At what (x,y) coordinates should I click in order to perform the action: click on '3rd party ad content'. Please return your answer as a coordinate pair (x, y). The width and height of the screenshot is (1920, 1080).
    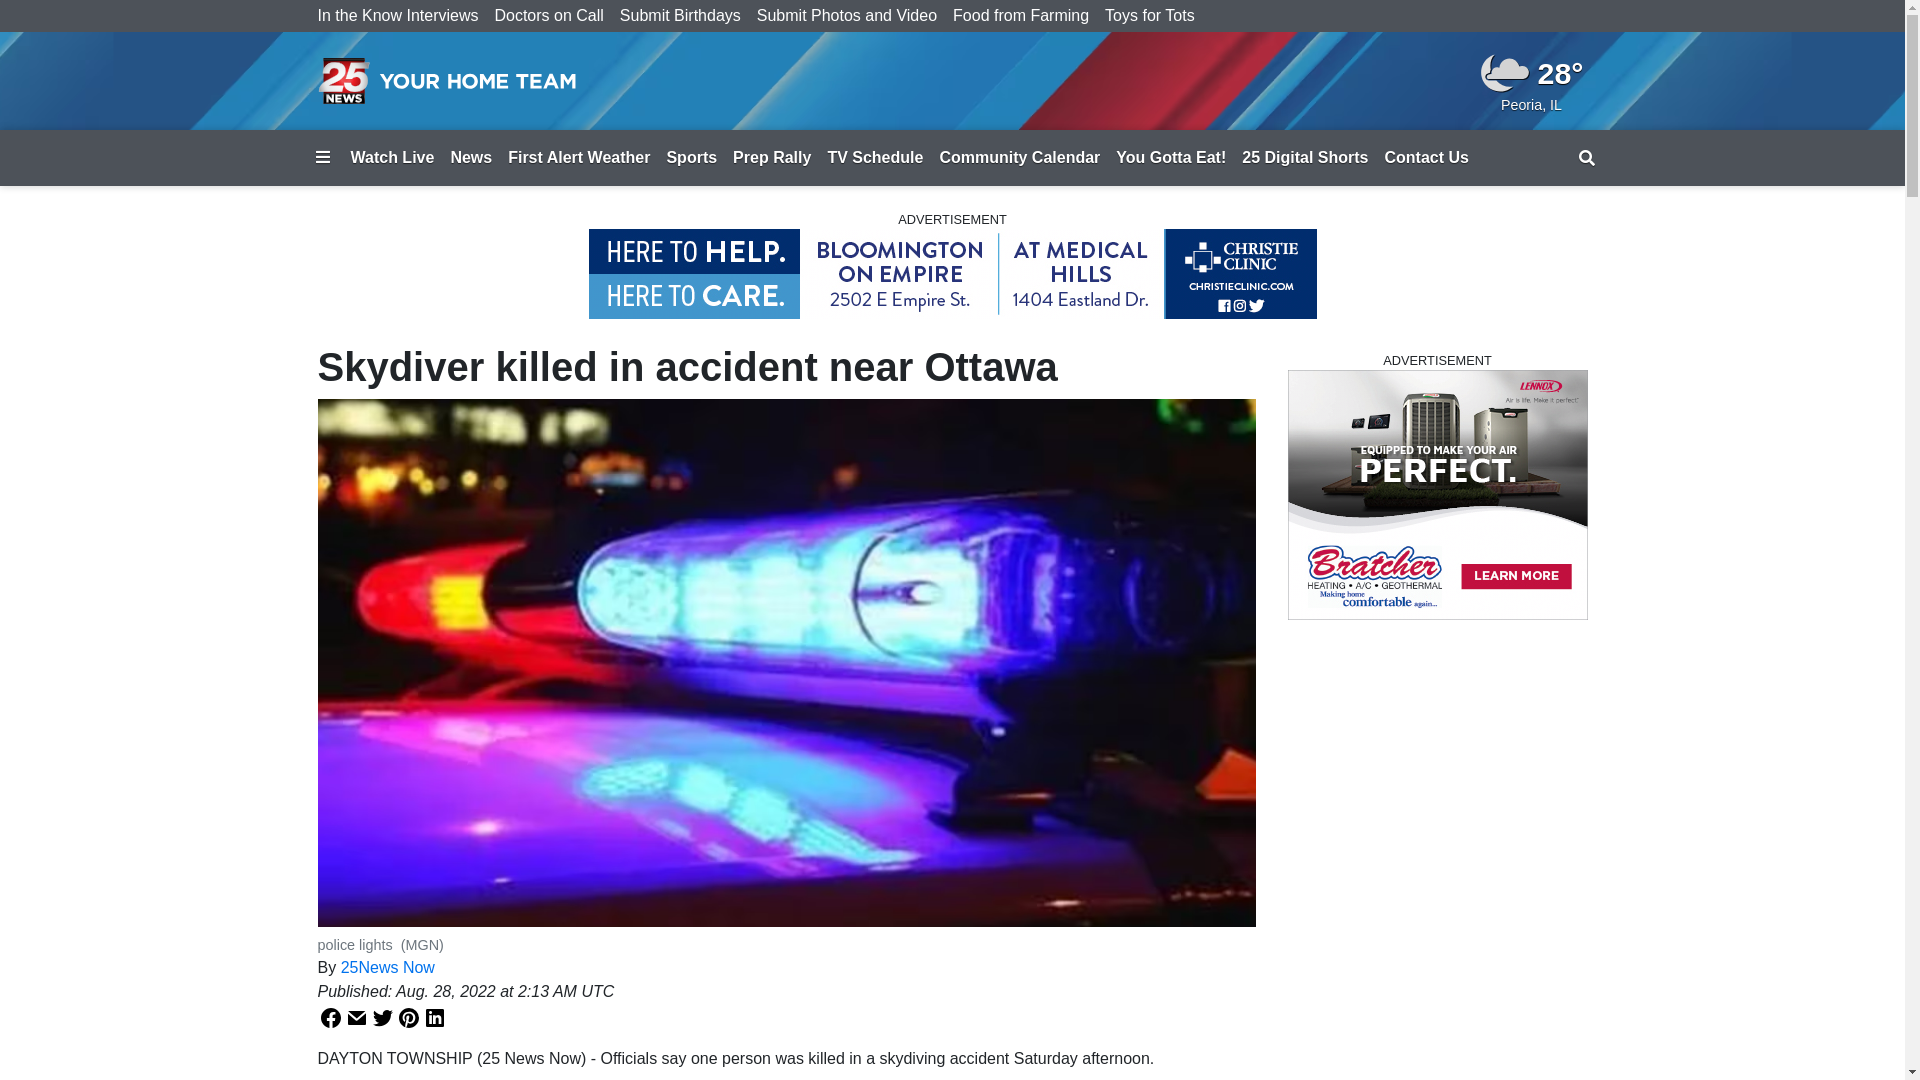
    Looking at the image, I should click on (1437, 494).